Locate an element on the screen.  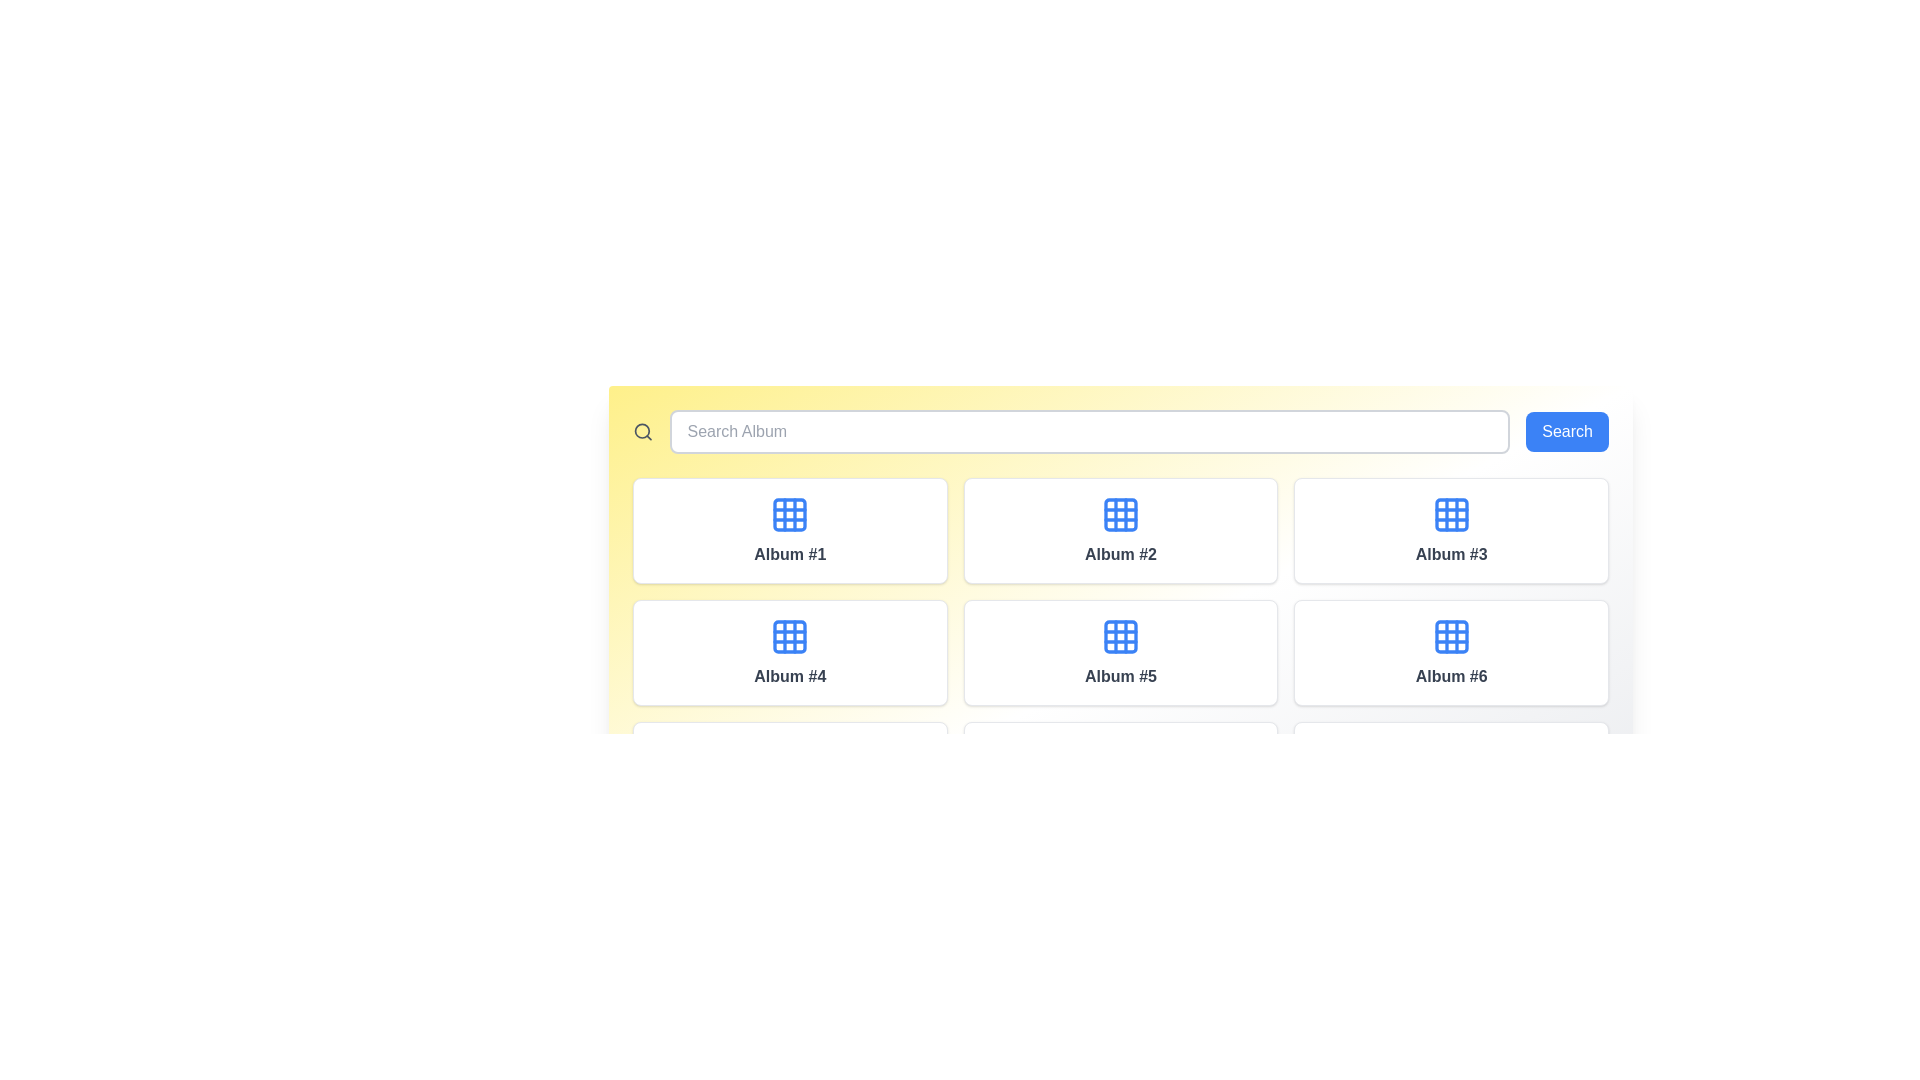
the album icon located at the top-center section of the 'Album #6' card, directly above the text label 'Album #6' is located at coordinates (1451, 636).